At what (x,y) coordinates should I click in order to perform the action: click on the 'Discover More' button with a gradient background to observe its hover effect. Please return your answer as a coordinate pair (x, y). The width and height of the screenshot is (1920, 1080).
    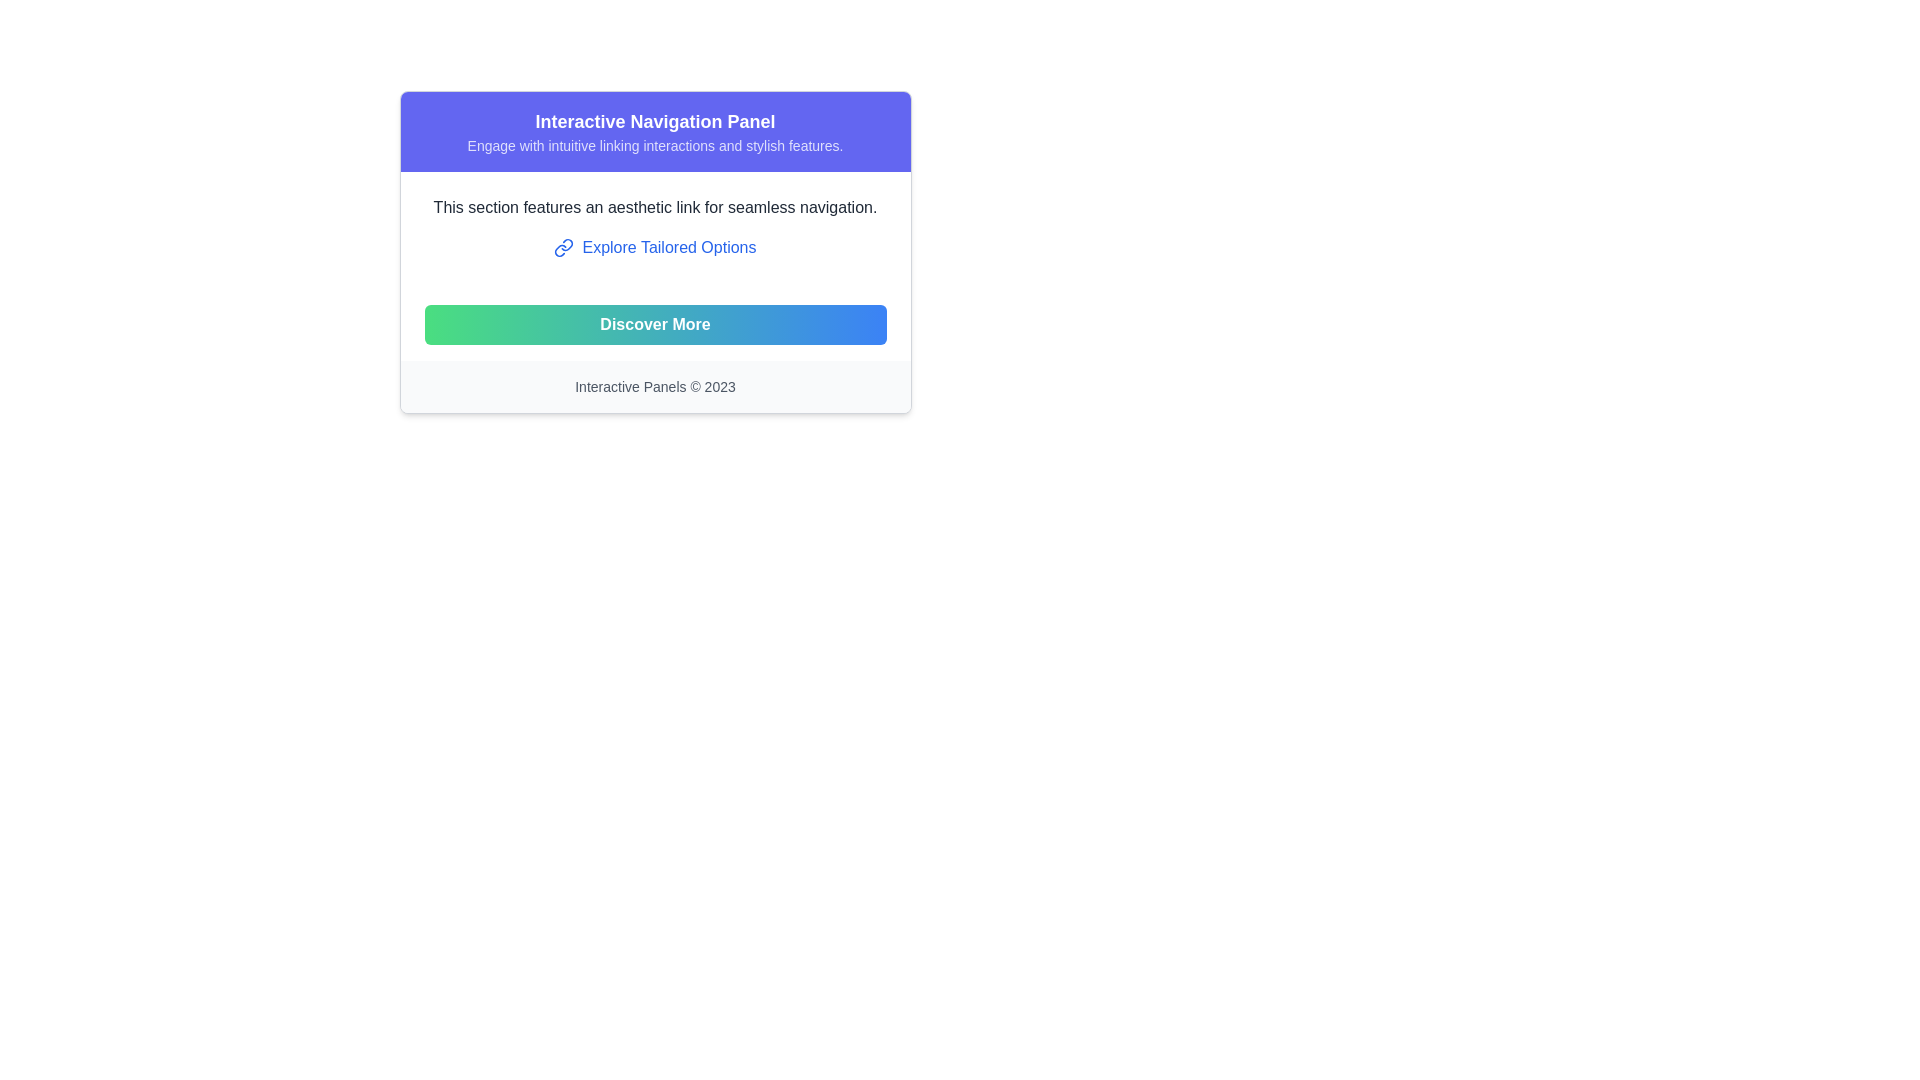
    Looking at the image, I should click on (655, 323).